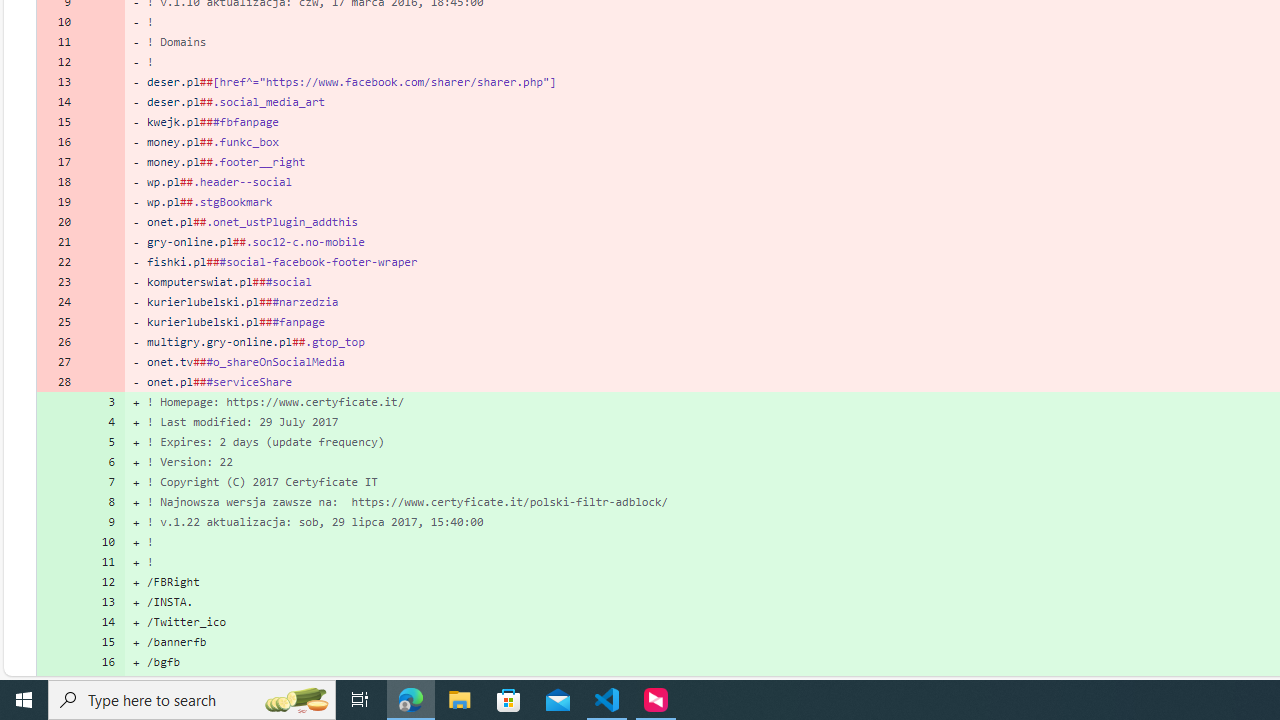 The width and height of the screenshot is (1280, 720). I want to click on '26', so click(58, 341).